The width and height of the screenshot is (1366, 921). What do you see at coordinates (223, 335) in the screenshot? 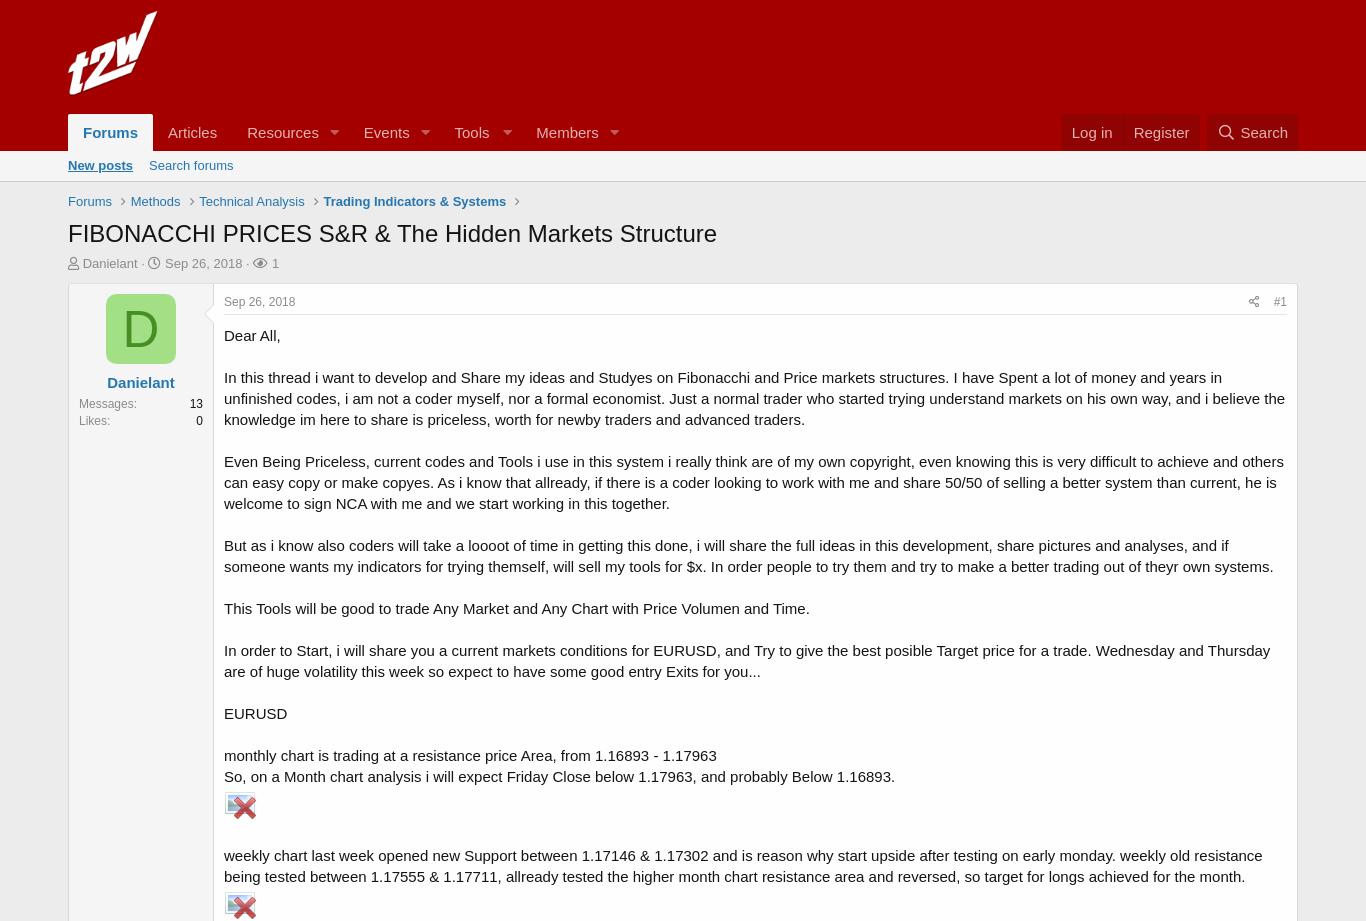
I see `'Dear All,'` at bounding box center [223, 335].